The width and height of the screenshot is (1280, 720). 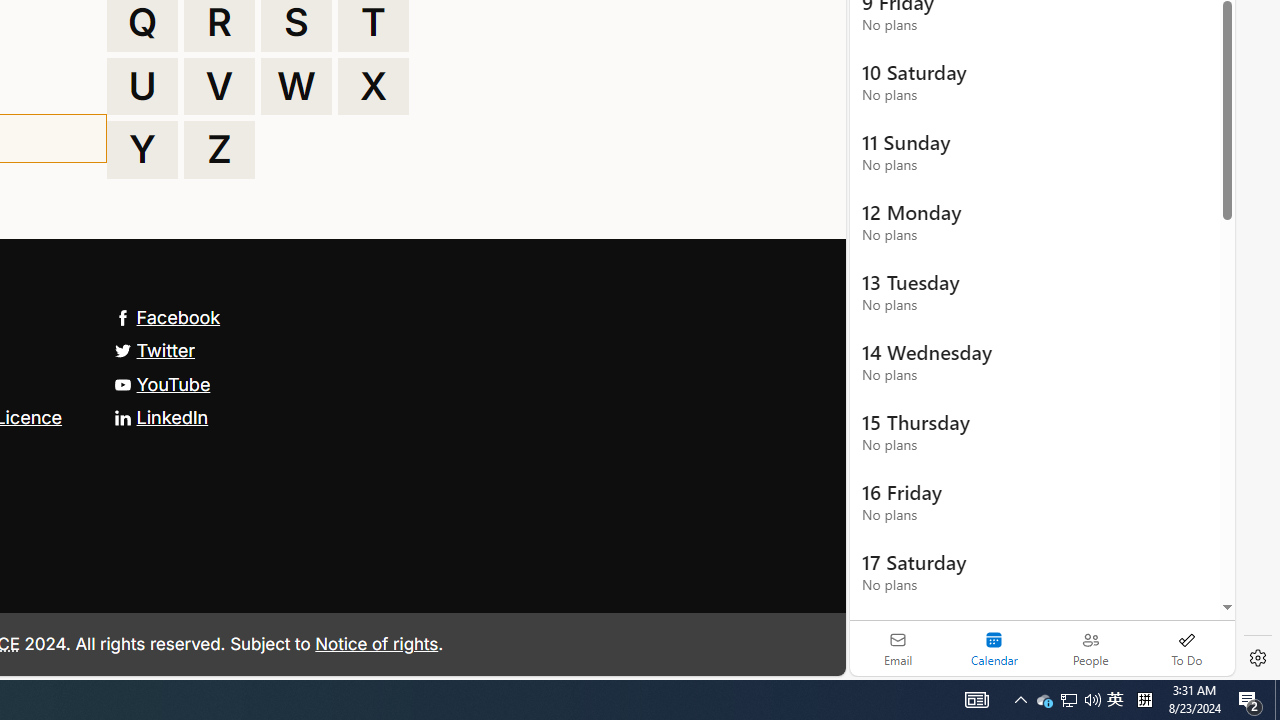 I want to click on 'U', so click(x=141, y=85).